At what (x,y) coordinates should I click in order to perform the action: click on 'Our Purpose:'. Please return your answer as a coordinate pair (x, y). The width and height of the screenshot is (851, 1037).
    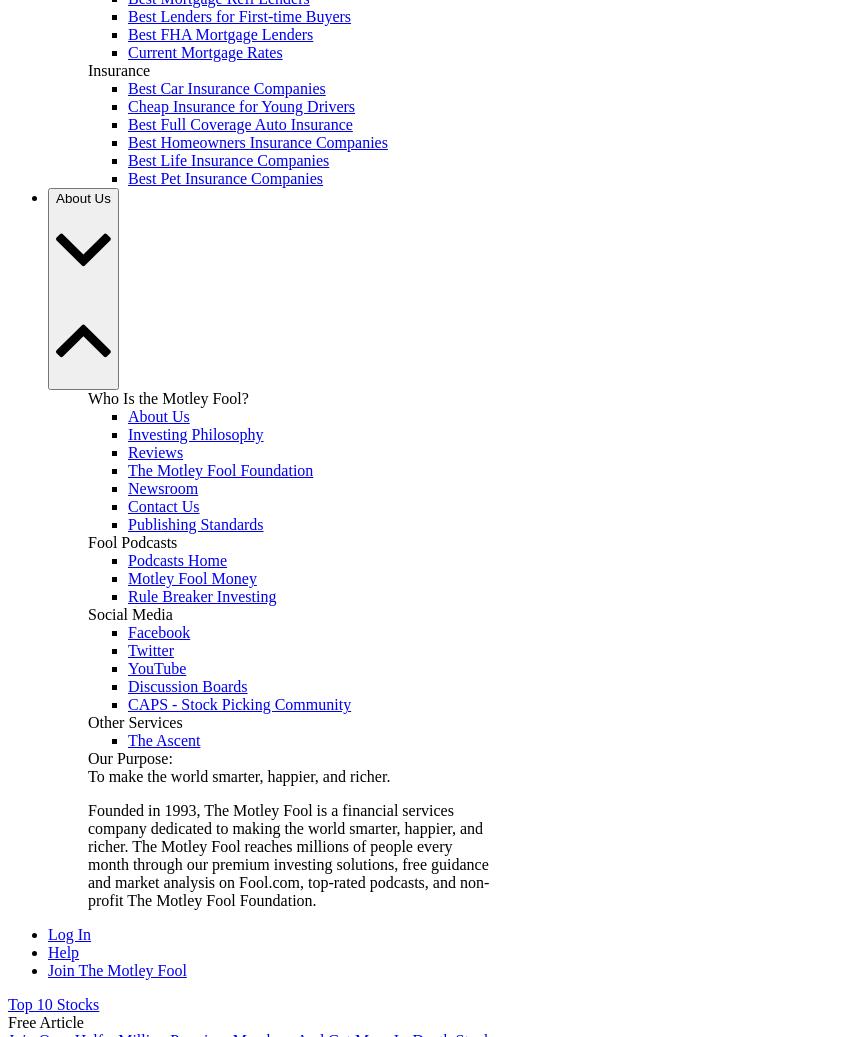
    Looking at the image, I should click on (130, 758).